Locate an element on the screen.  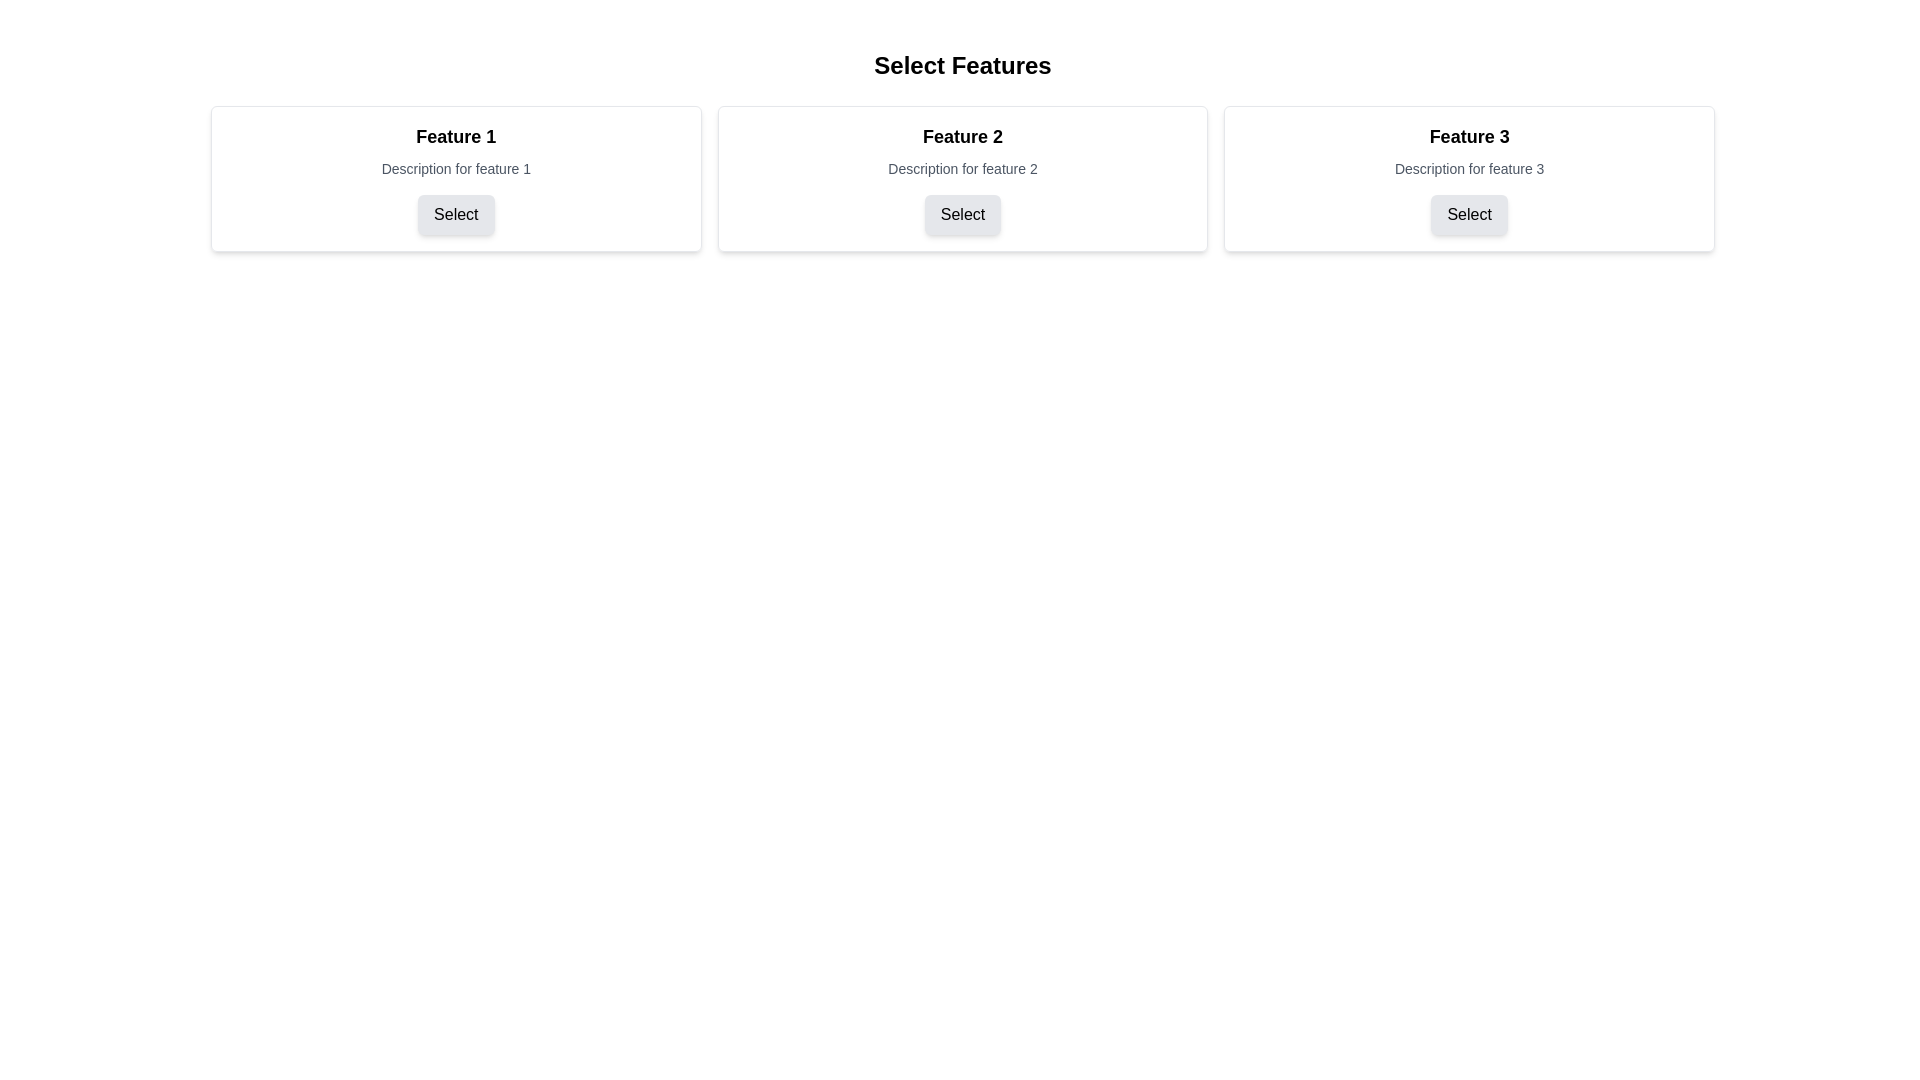
the static text label providing information about 'Feature 2', which is located below the title 'Feature 2' and above the 'Select' button is located at coordinates (963, 168).